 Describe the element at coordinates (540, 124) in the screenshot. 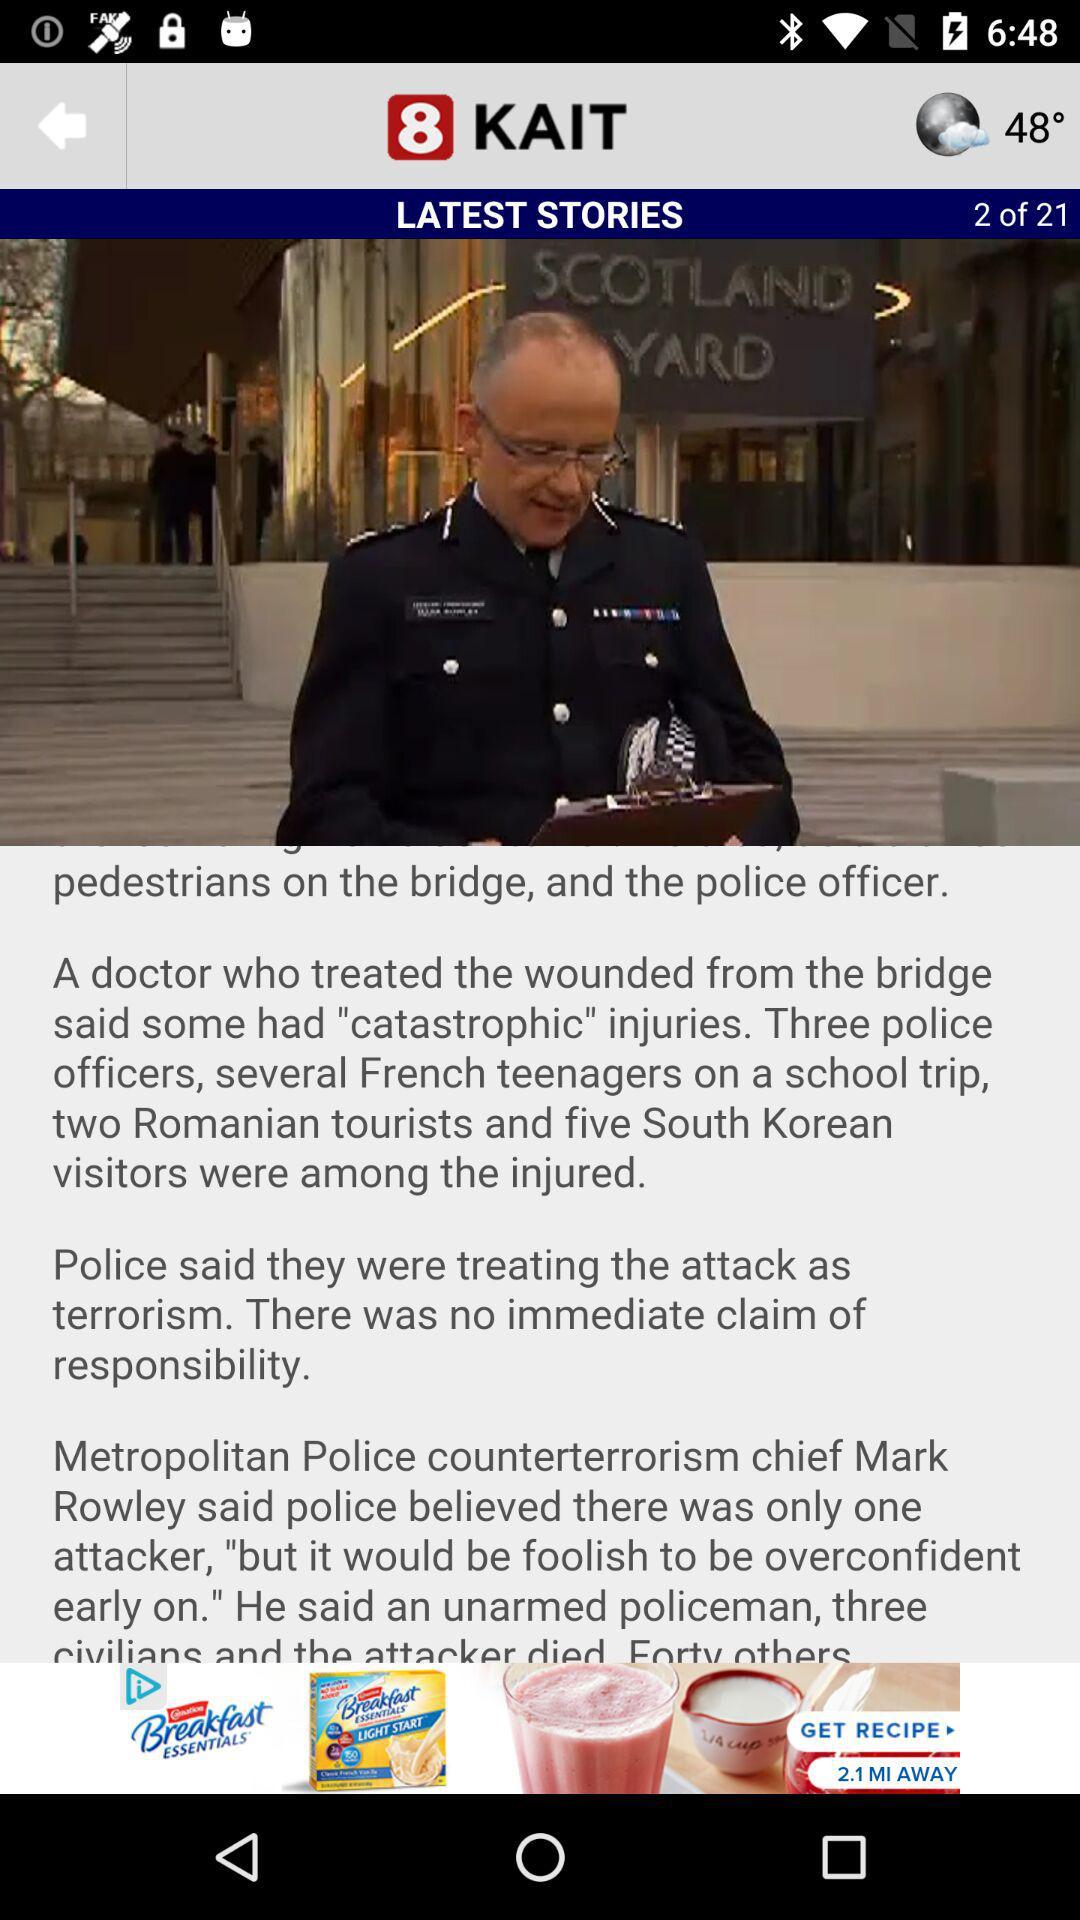

I see `homepage` at that location.